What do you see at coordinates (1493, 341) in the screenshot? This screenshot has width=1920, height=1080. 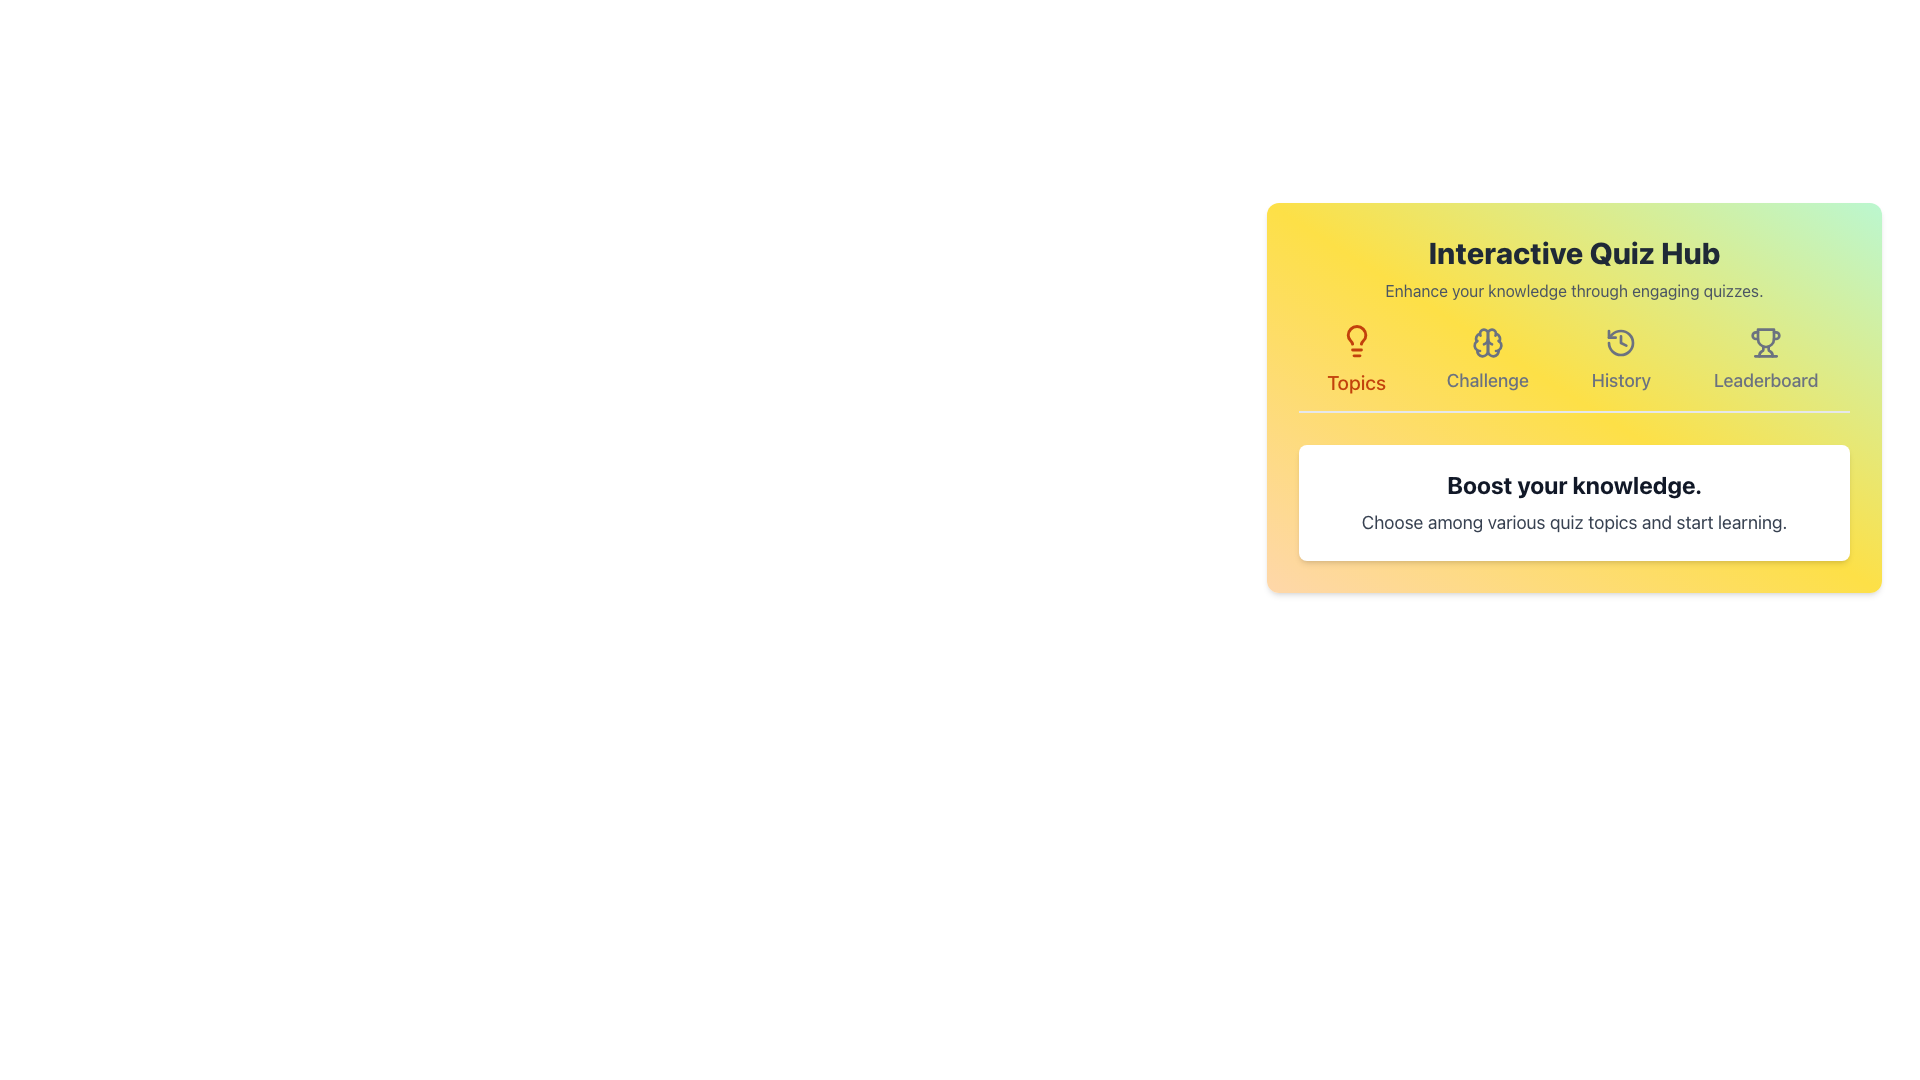 I see `the second icon in the horizontal sequence below the title 'Interactive Quiz Hub', which resembles a cloud or brain-like shape` at bounding box center [1493, 341].